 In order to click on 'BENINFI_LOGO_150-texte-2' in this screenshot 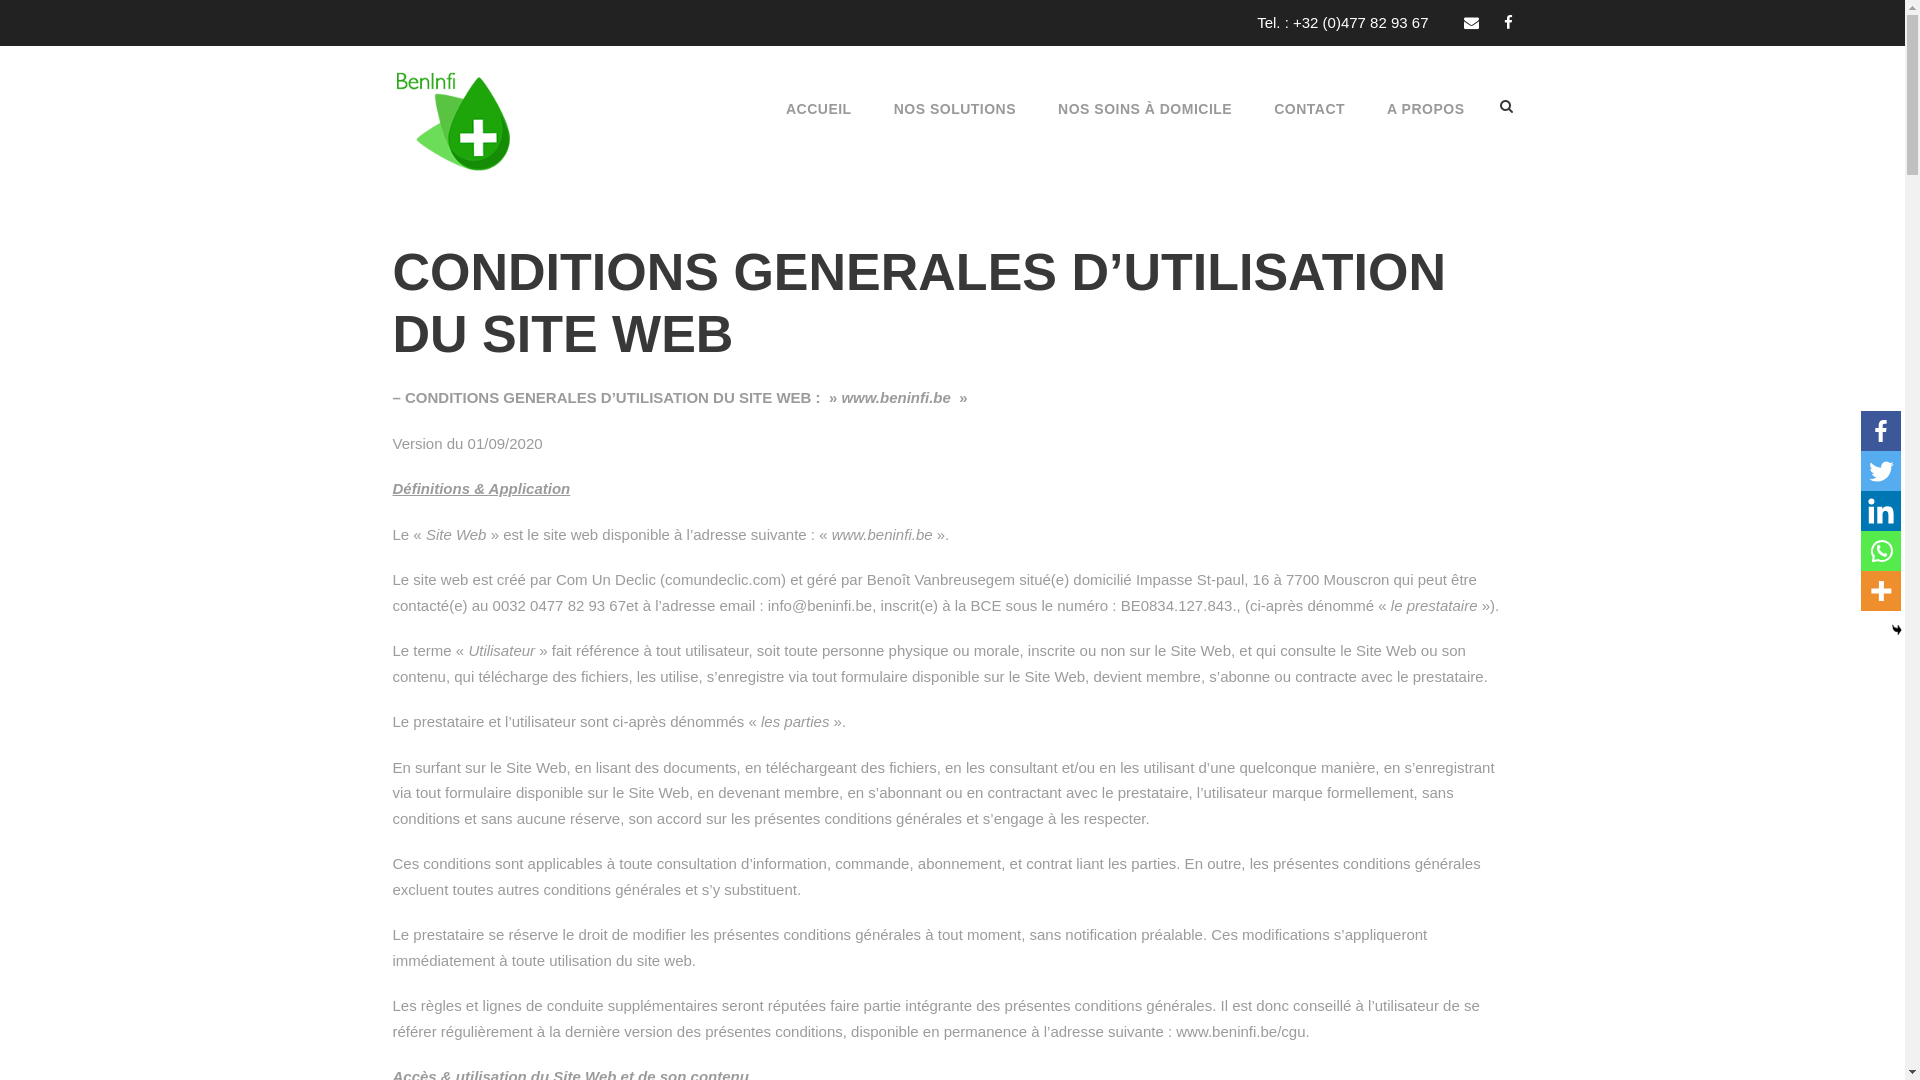, I will do `click(450, 115)`.